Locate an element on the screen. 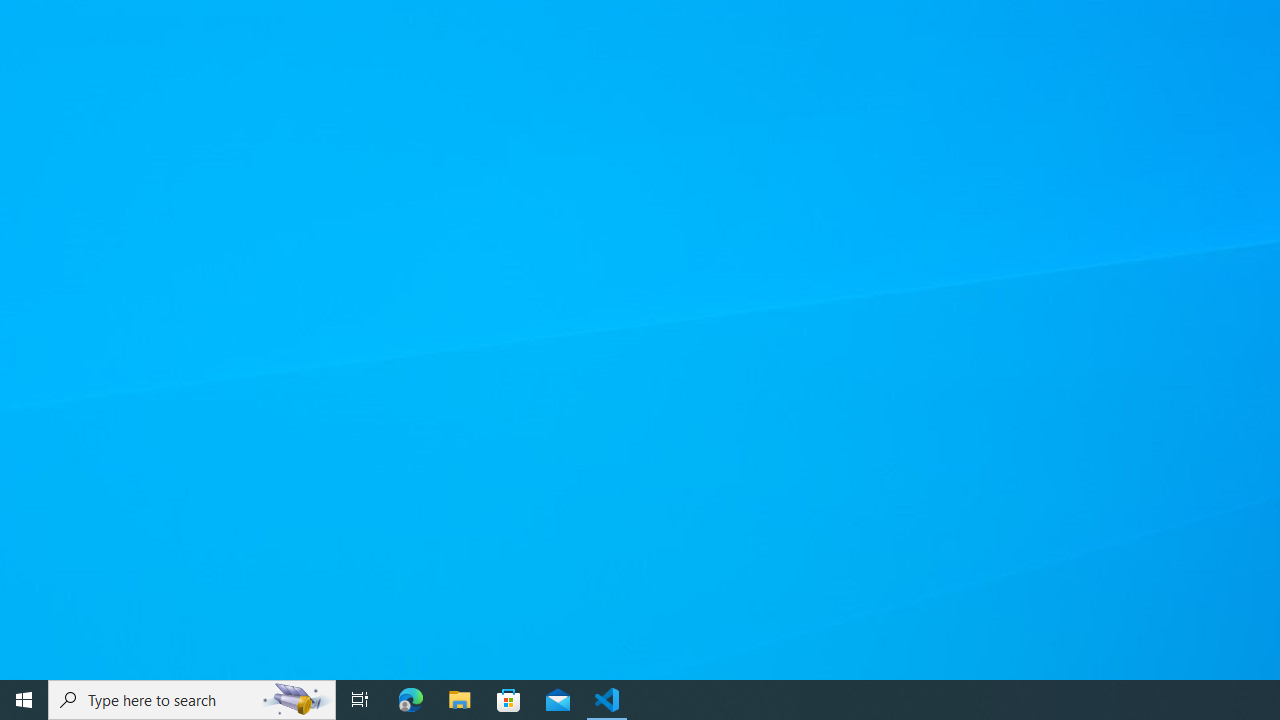 This screenshot has width=1280, height=720. 'Task View' is located at coordinates (359, 698).